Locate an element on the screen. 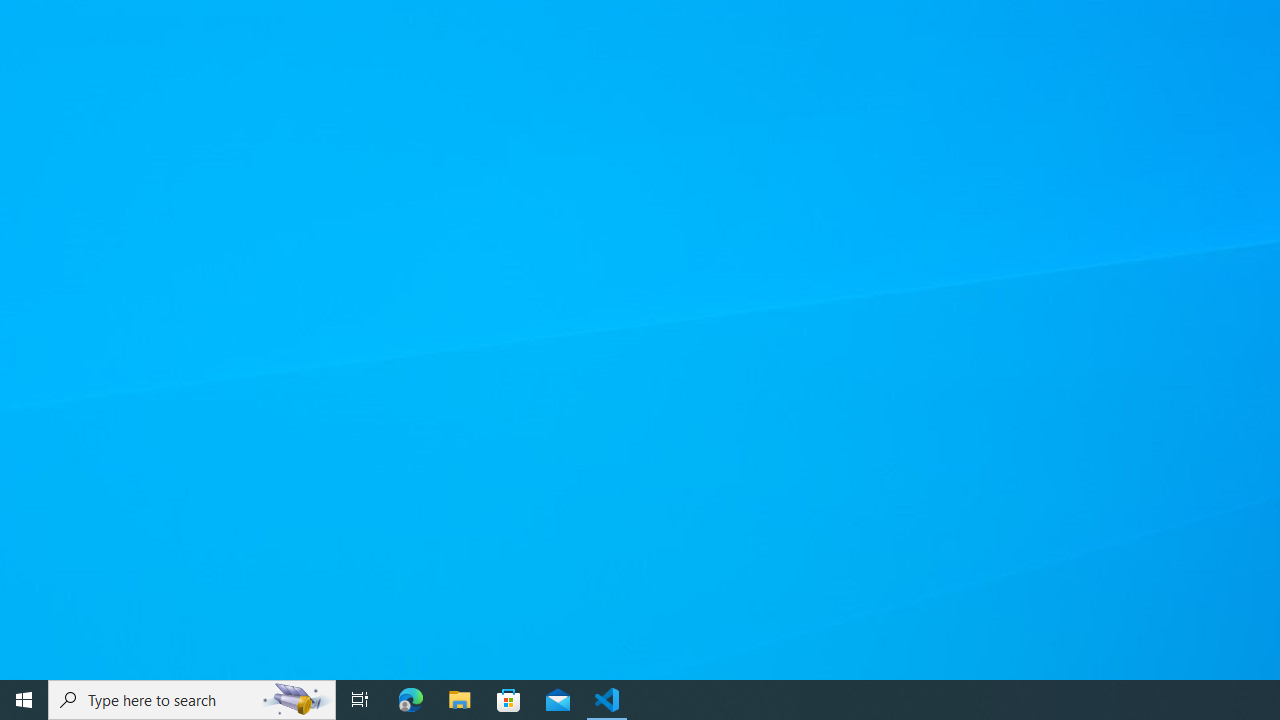 This screenshot has width=1280, height=720. 'Task View' is located at coordinates (359, 698).